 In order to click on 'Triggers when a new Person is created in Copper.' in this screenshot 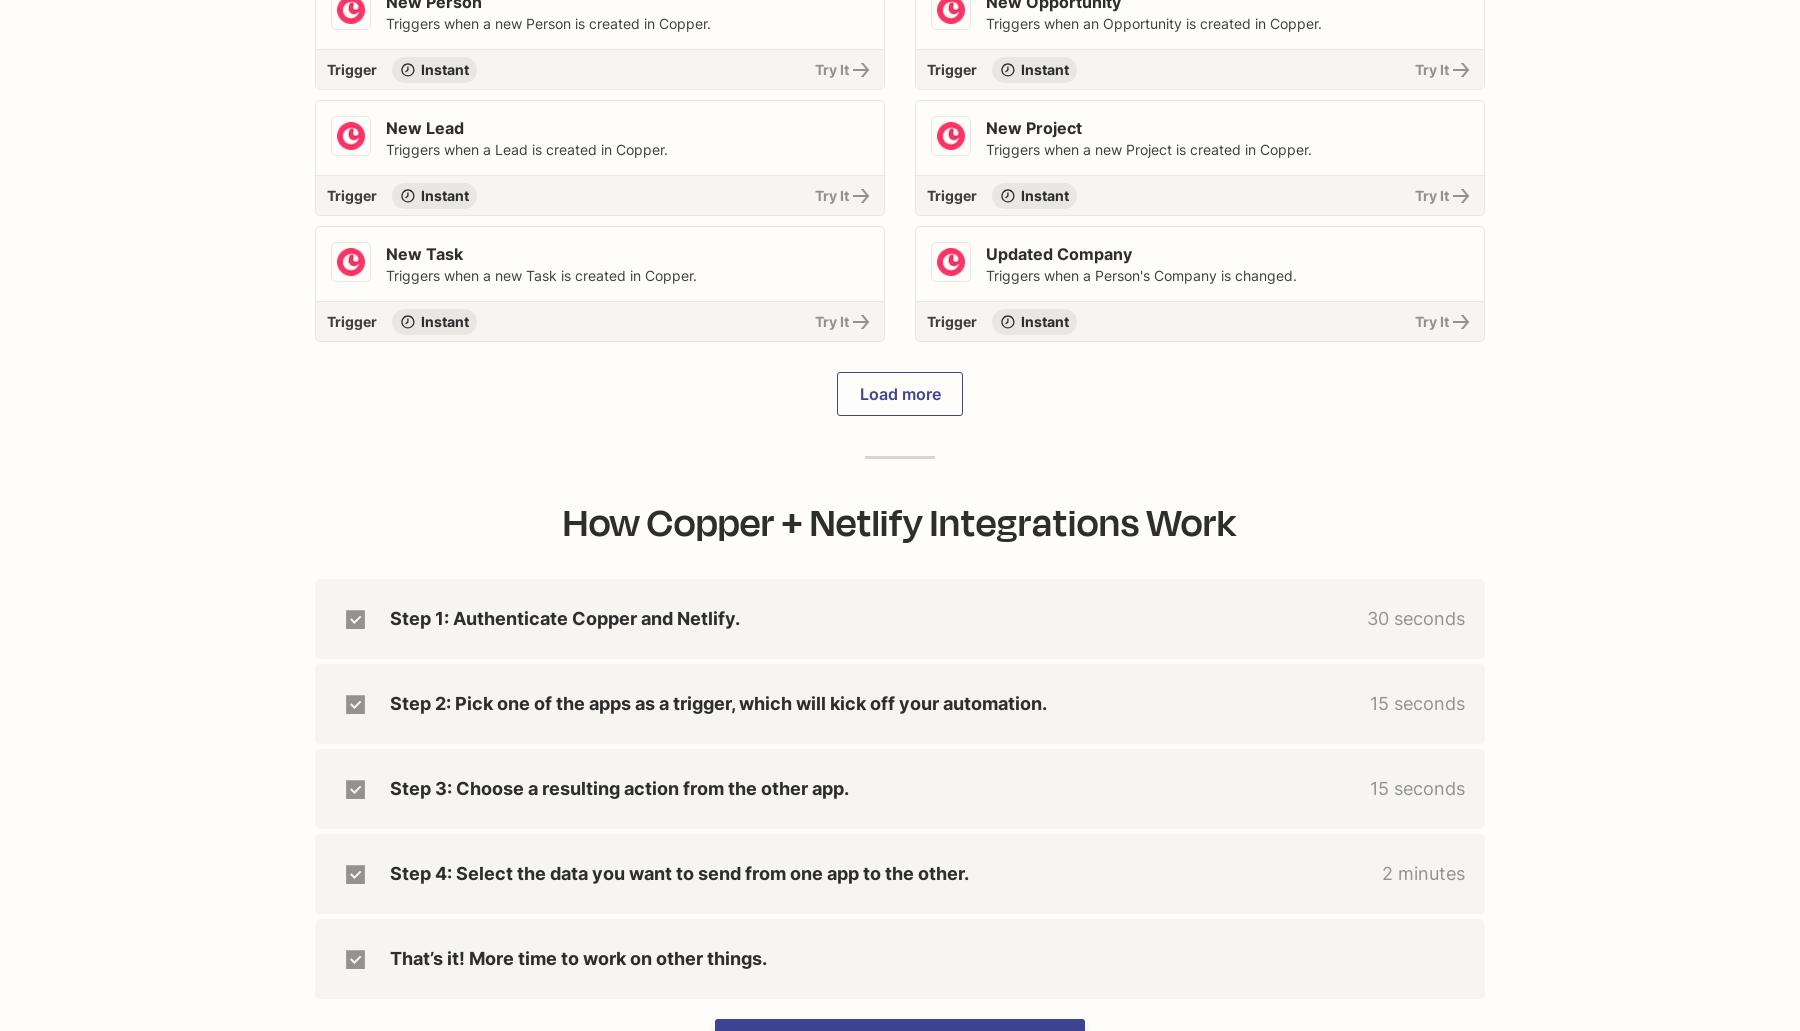, I will do `click(385, 23)`.